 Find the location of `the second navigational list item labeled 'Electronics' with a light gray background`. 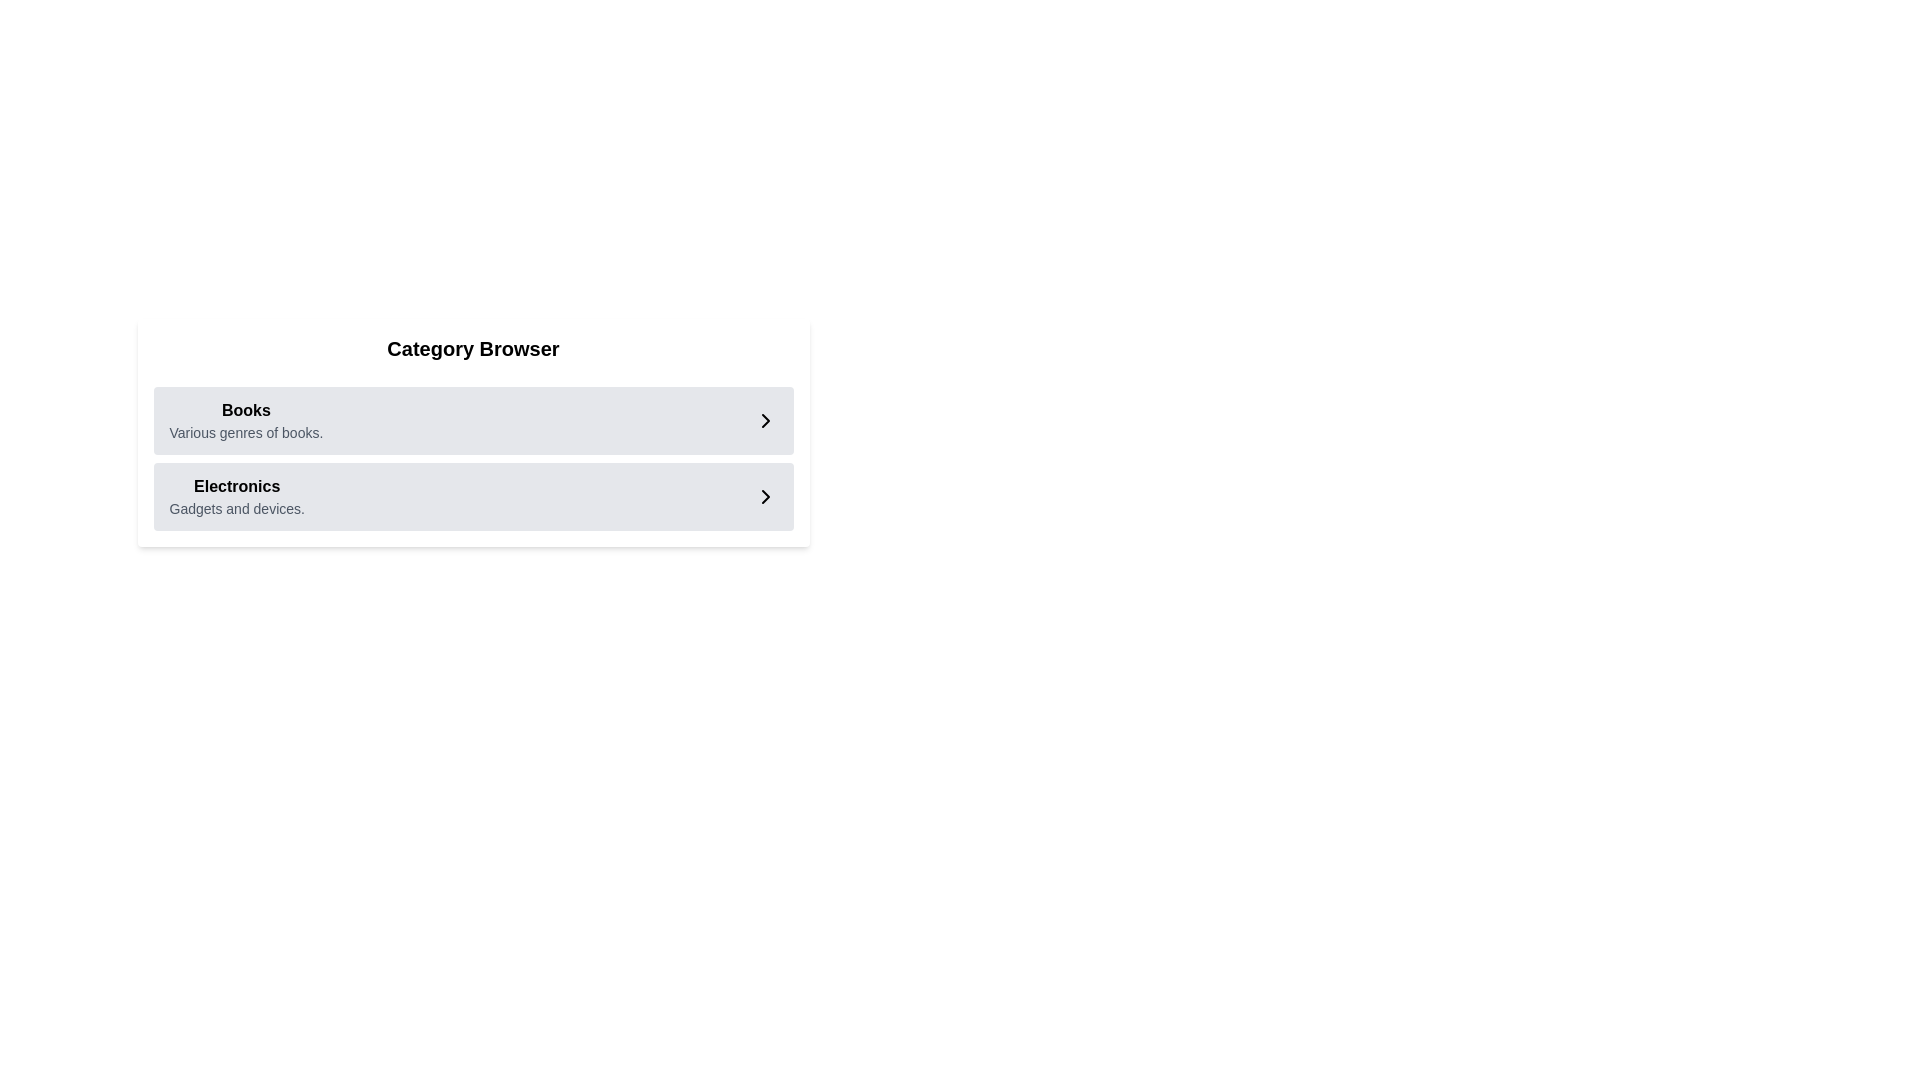

the second navigational list item labeled 'Electronics' with a light gray background is located at coordinates (472, 496).